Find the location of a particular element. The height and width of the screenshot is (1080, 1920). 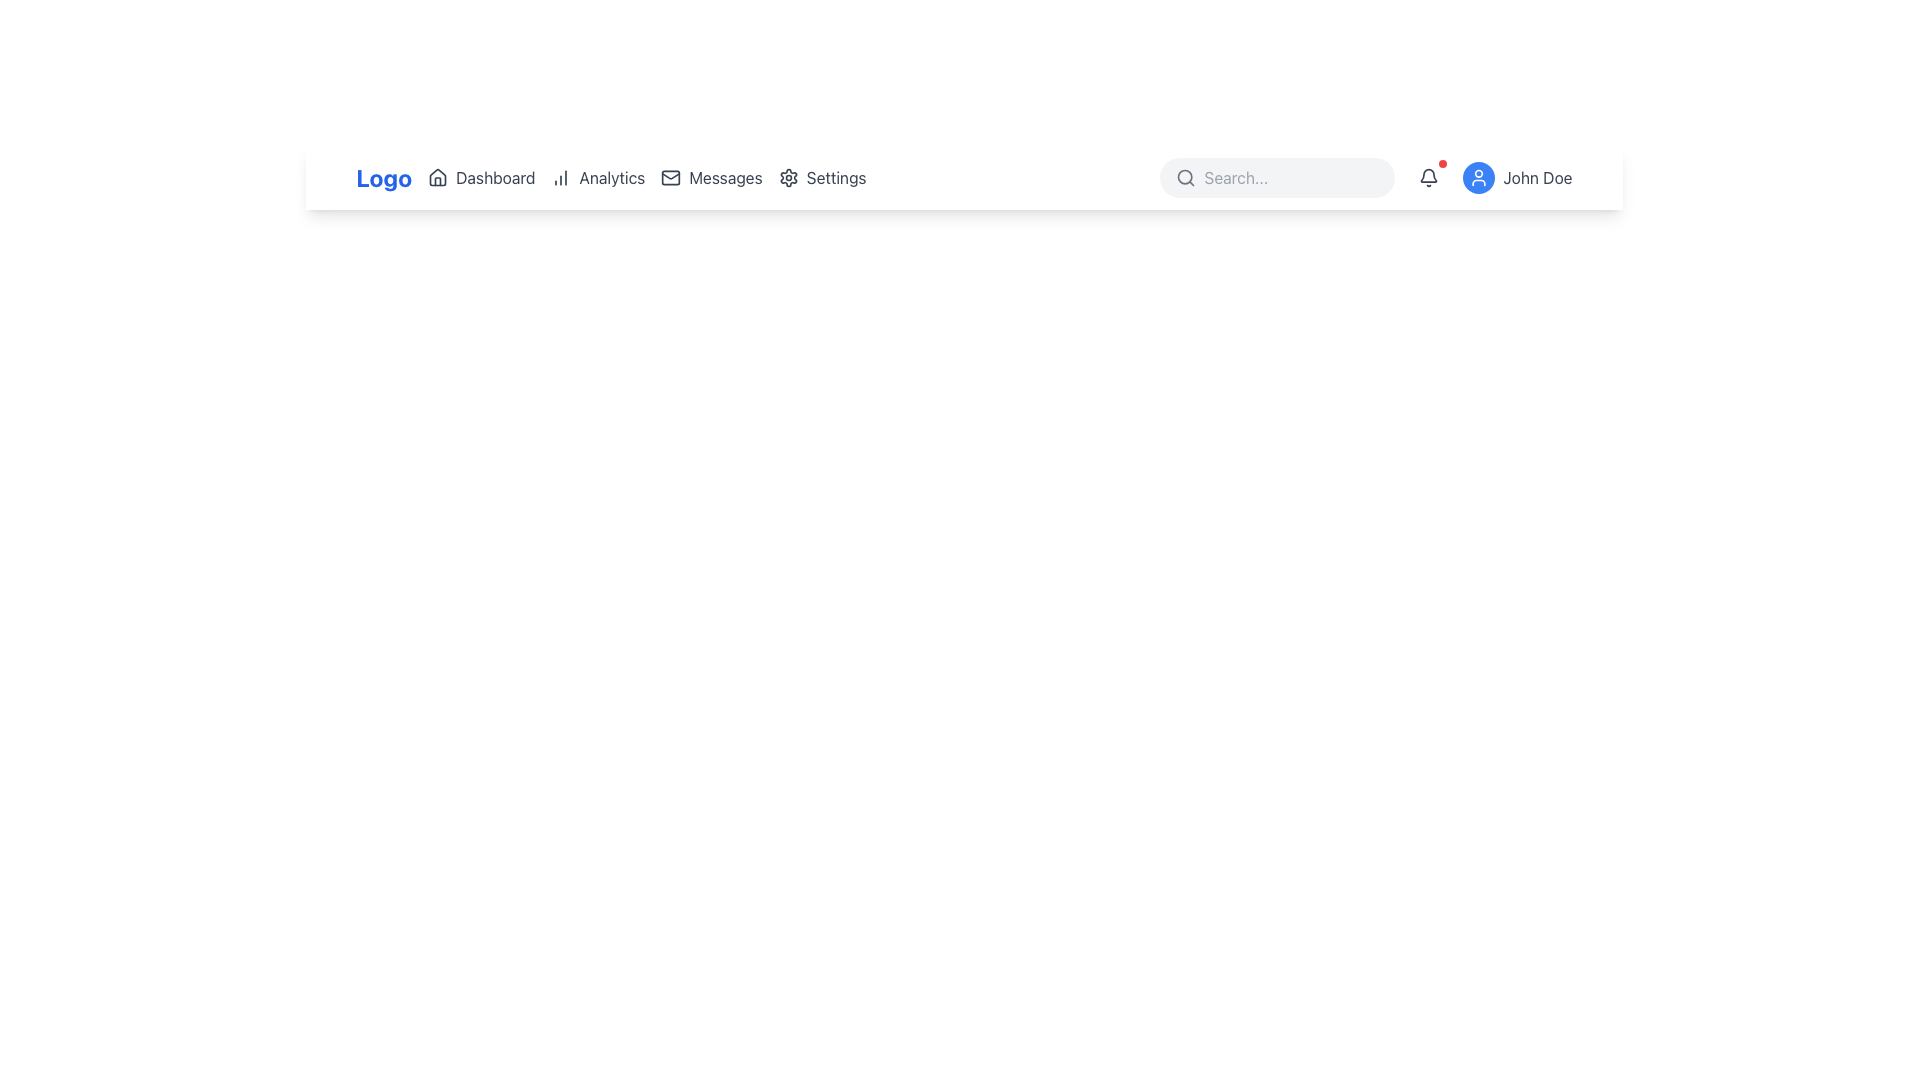

the Text label in the navigation bar, which guides users to the messages or inbox section, positioned between 'Analytics' and 'Settings' is located at coordinates (724, 176).